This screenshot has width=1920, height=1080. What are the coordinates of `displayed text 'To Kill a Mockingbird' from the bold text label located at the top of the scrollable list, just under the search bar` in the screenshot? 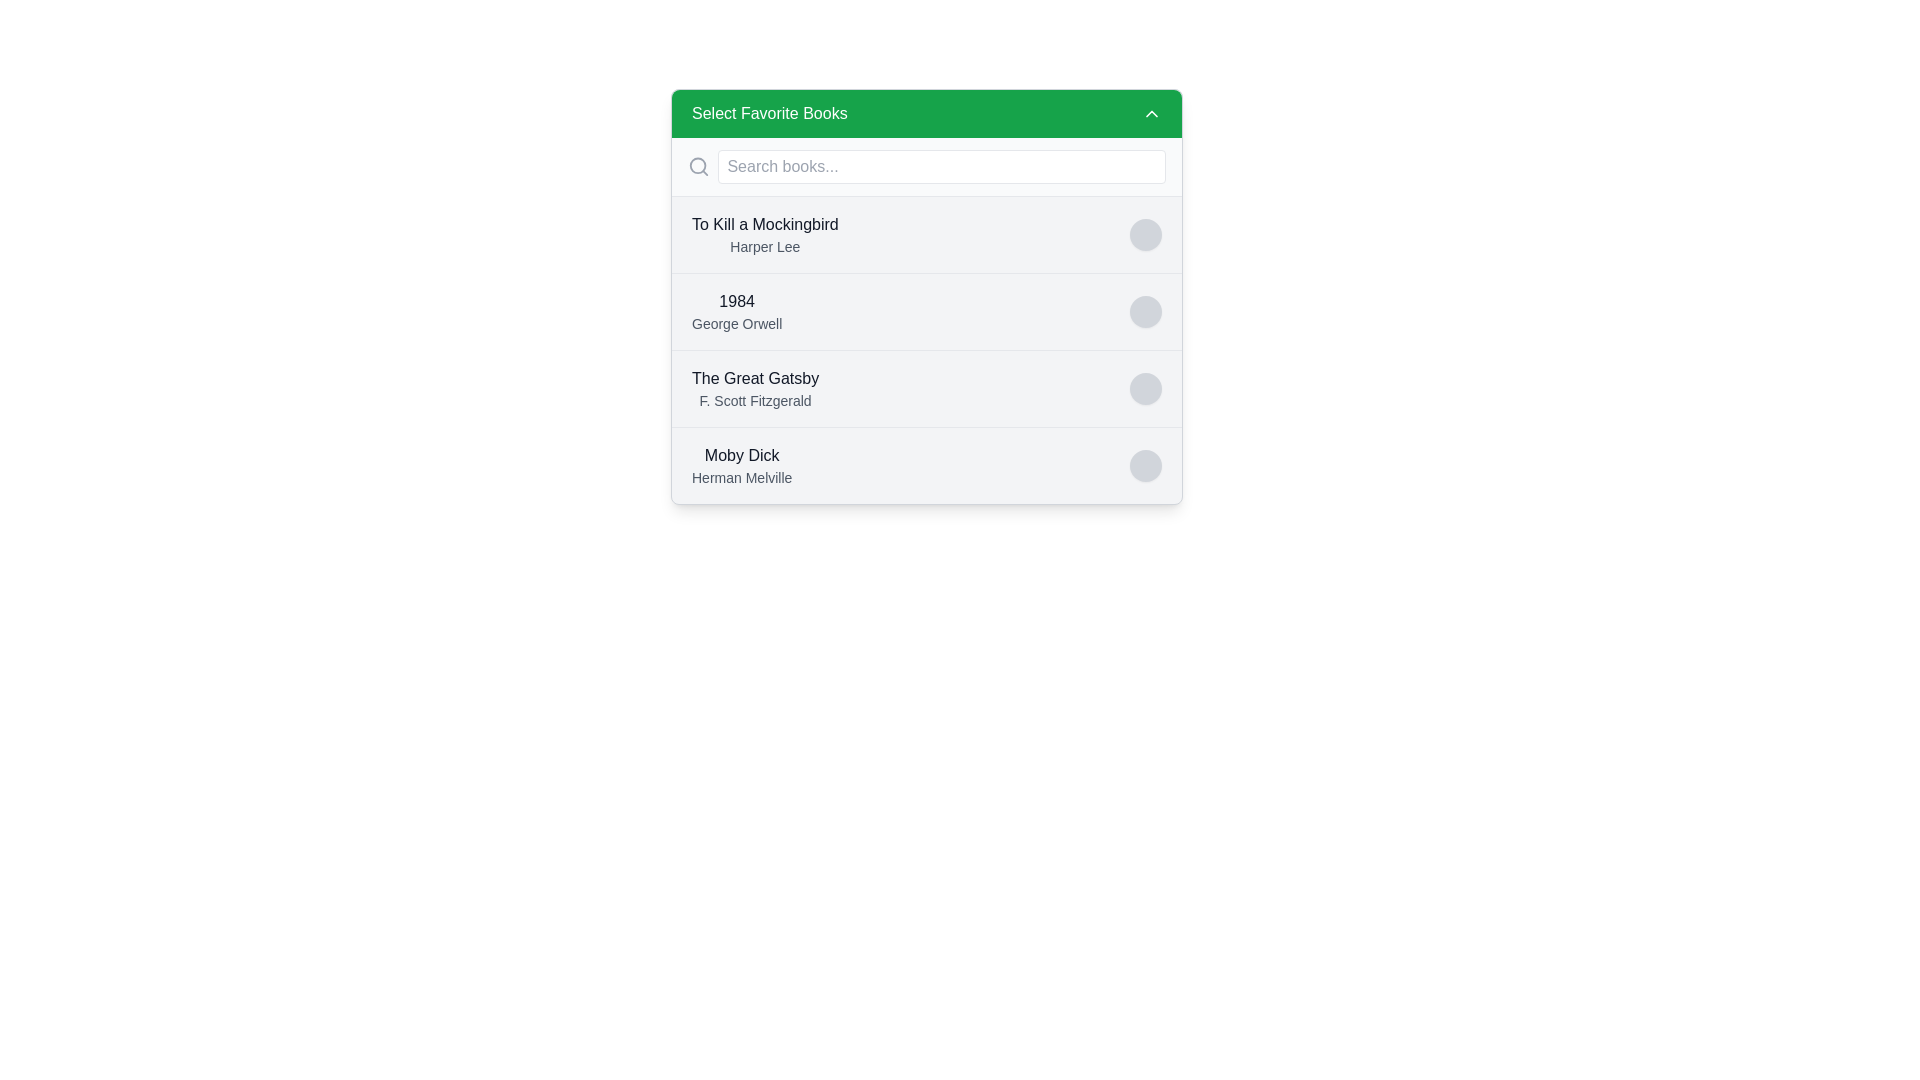 It's located at (764, 224).